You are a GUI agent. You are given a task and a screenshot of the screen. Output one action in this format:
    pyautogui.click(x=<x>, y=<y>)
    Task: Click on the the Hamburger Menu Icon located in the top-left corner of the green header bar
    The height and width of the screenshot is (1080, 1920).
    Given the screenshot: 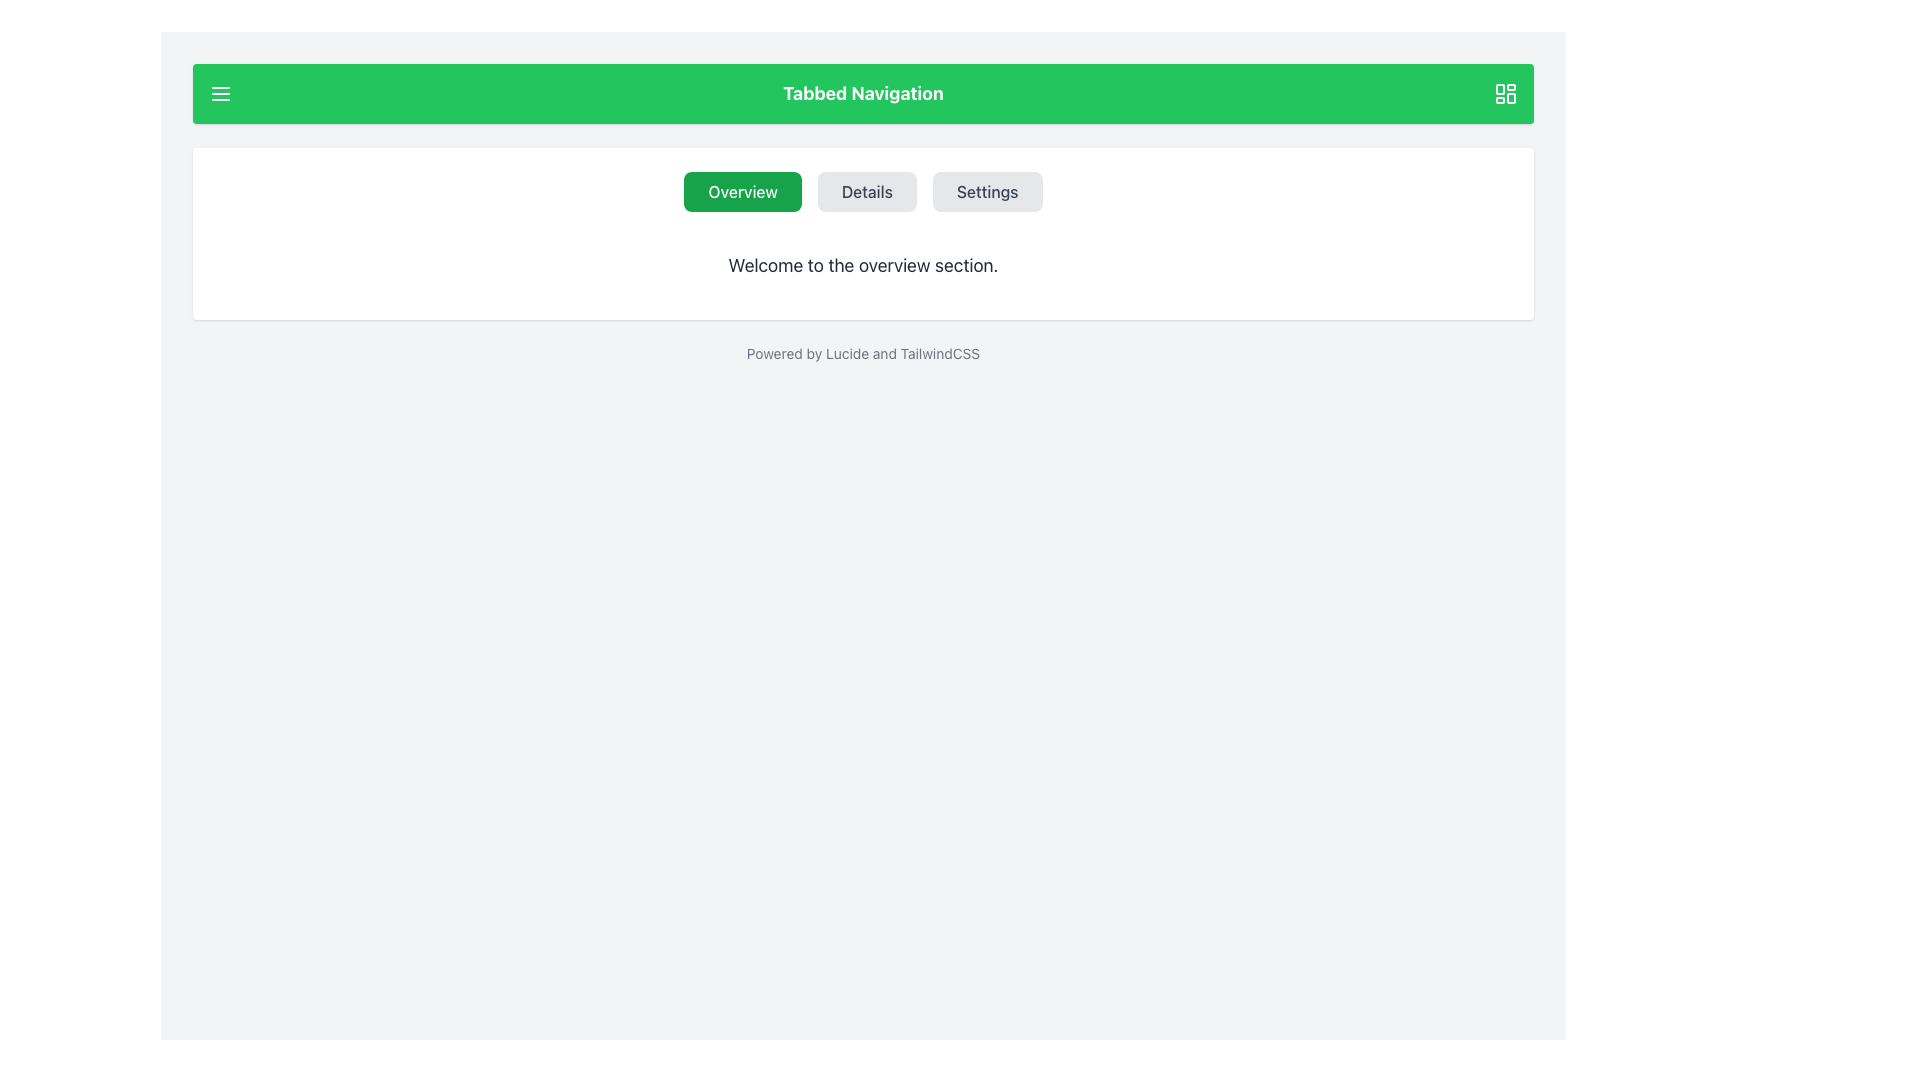 What is the action you would take?
    pyautogui.click(x=220, y=93)
    